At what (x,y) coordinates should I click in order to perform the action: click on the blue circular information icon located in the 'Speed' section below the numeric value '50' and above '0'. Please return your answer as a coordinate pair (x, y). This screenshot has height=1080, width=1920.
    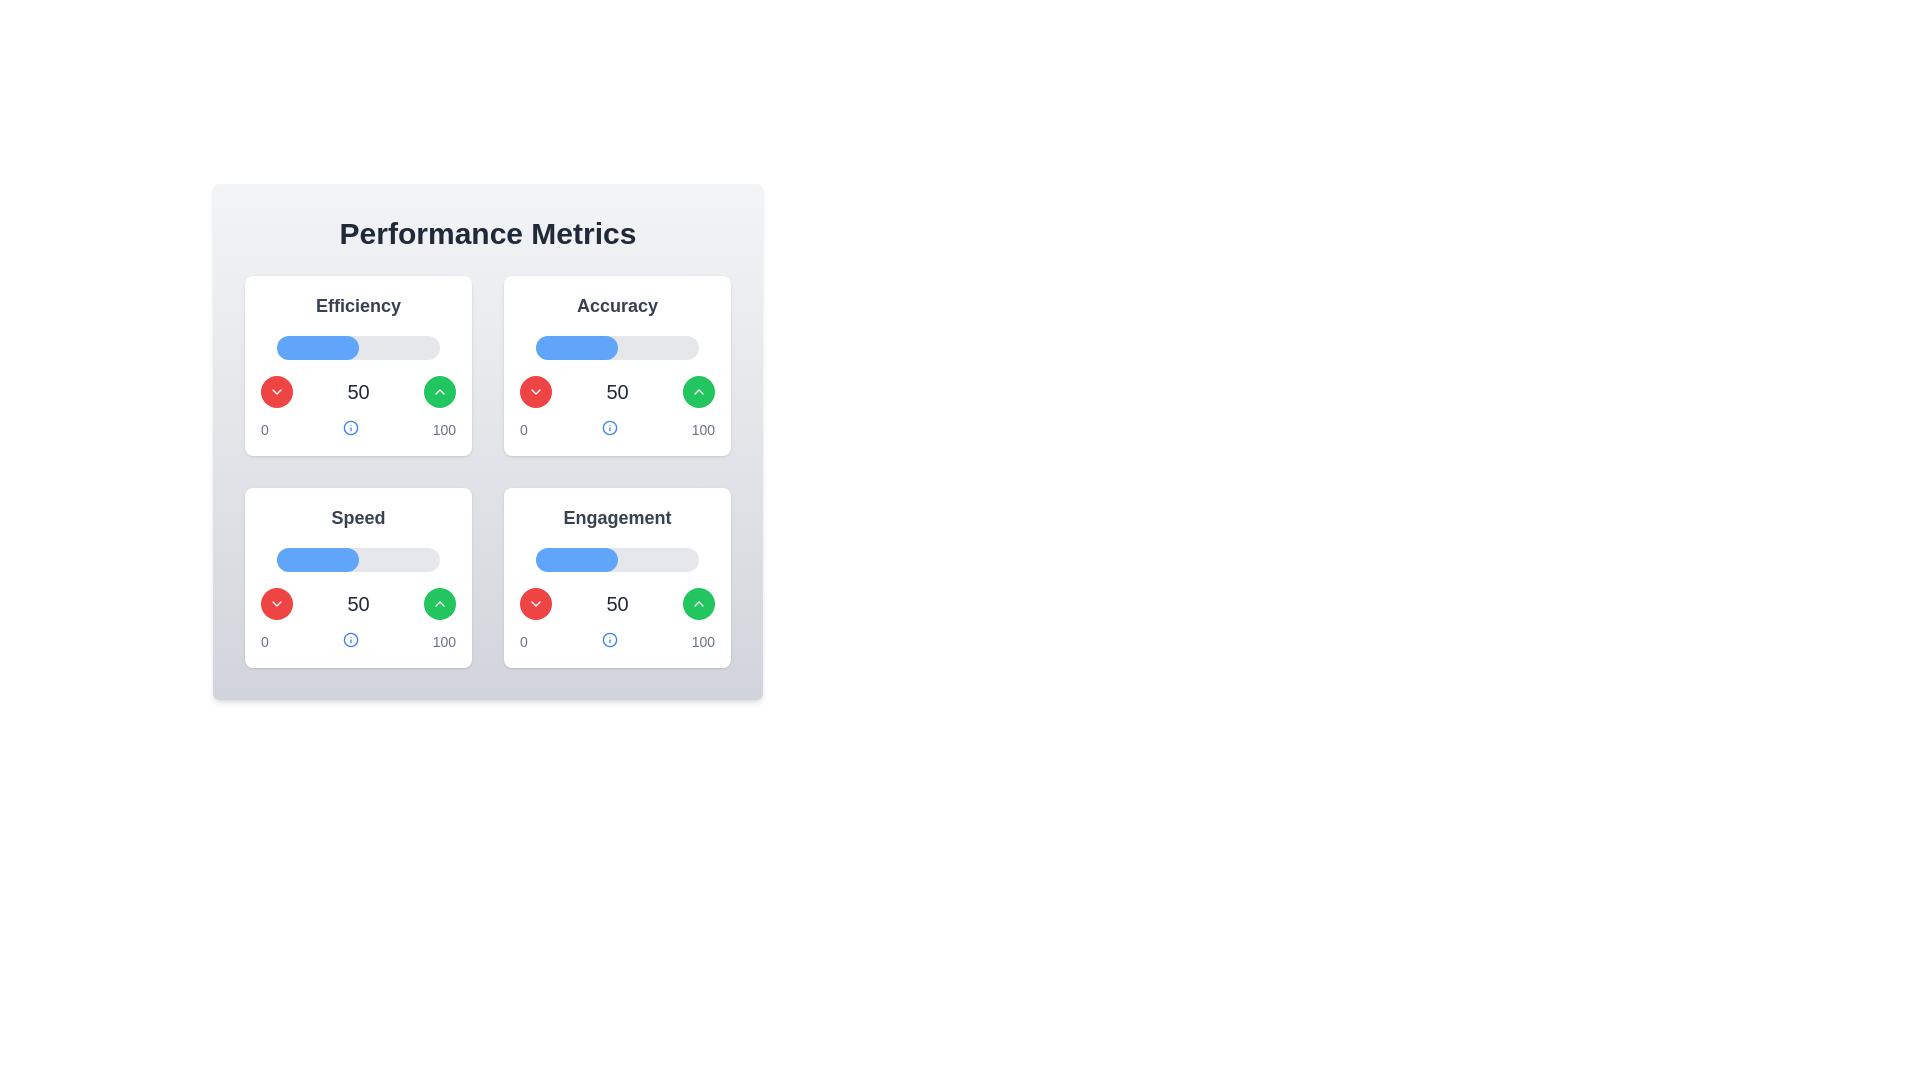
    Looking at the image, I should click on (350, 640).